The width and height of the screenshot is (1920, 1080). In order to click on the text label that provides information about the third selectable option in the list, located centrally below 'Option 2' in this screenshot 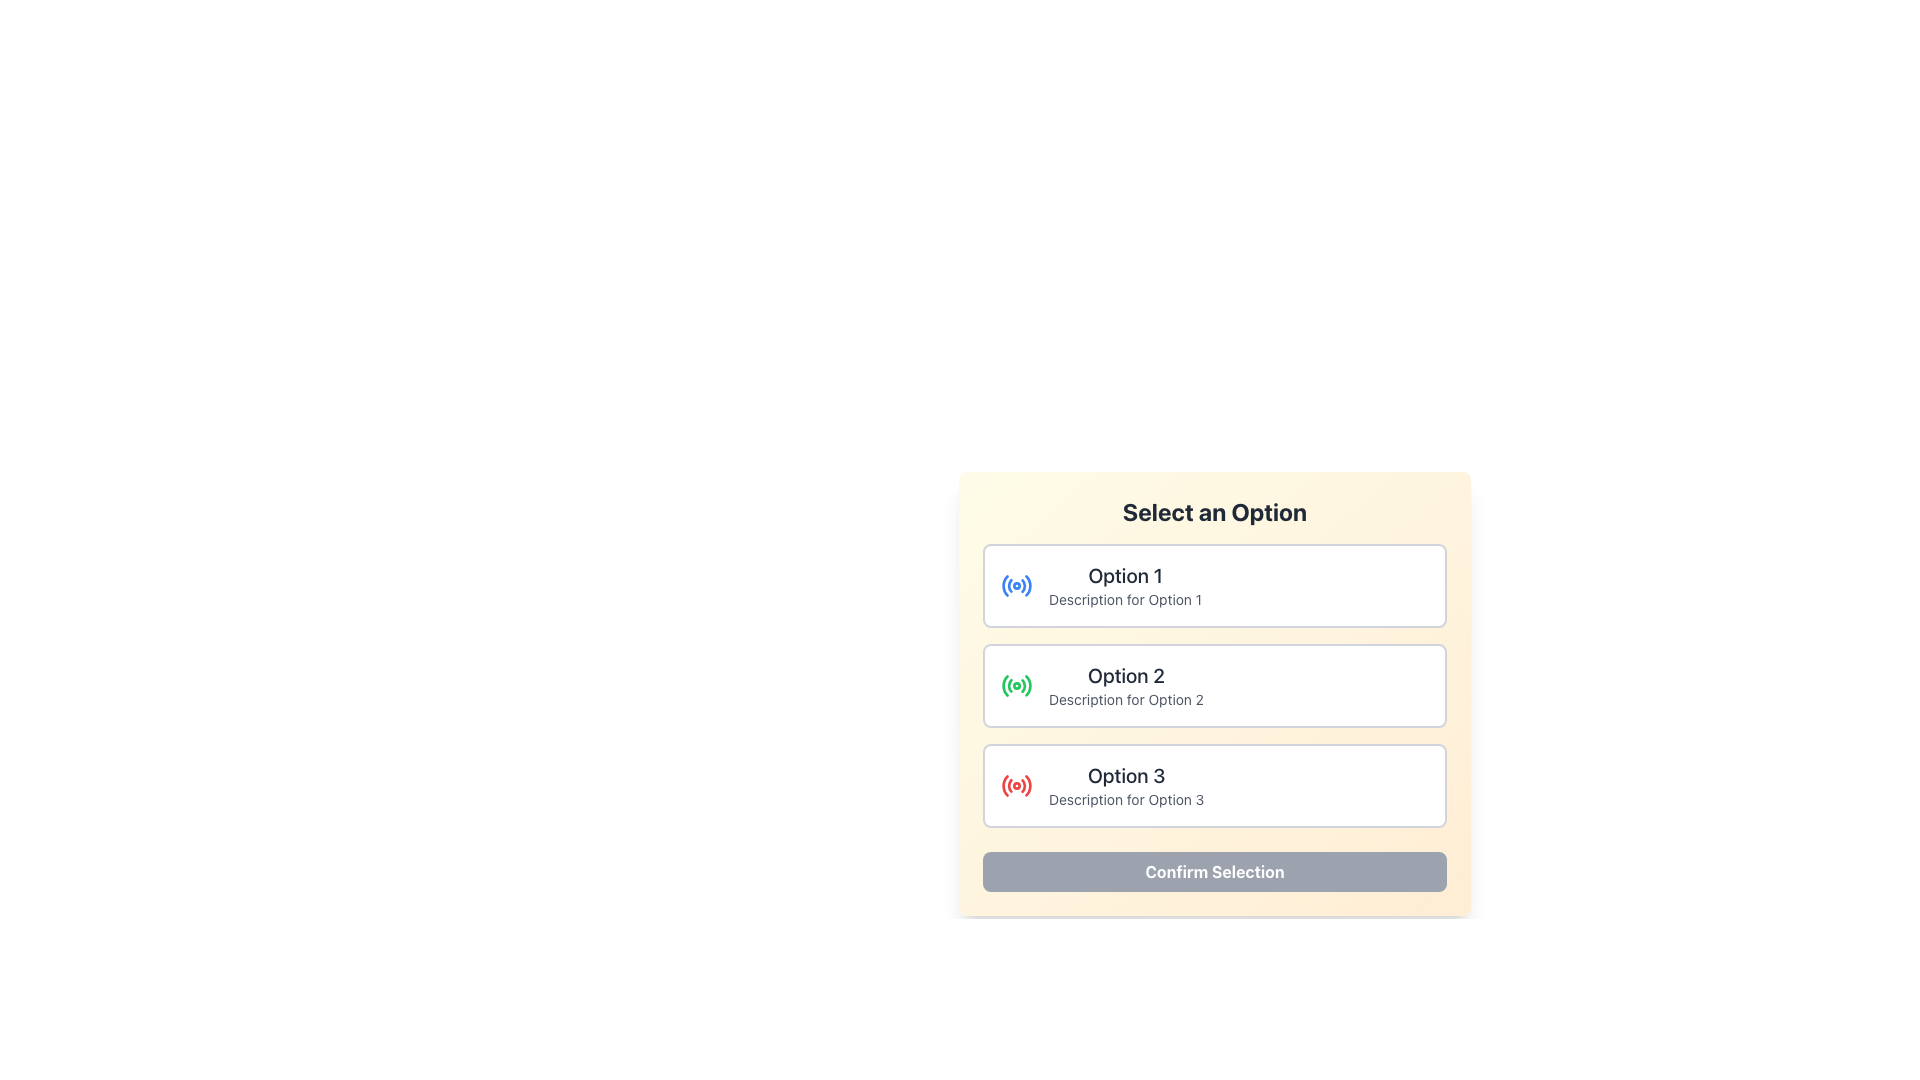, I will do `click(1126, 785)`.